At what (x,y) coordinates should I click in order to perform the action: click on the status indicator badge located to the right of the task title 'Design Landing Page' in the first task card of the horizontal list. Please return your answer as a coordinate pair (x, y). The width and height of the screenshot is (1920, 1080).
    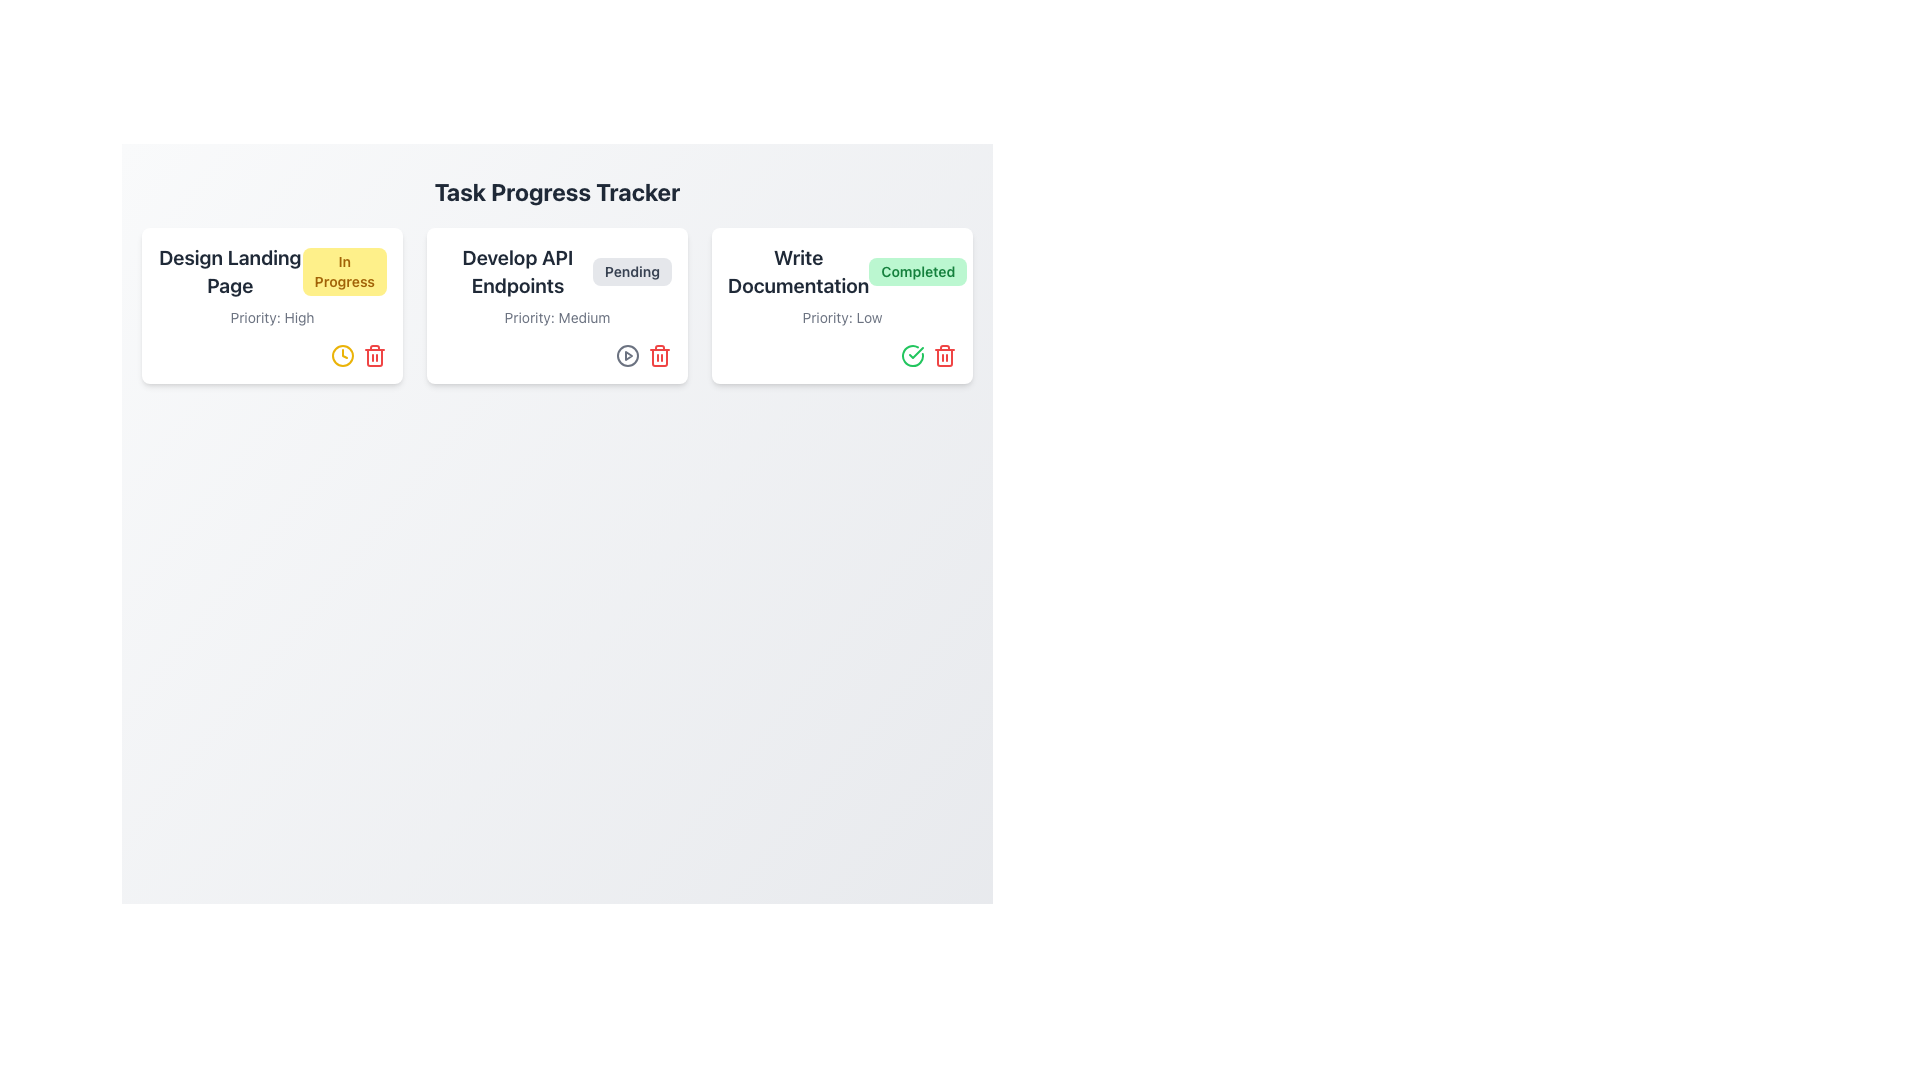
    Looking at the image, I should click on (344, 272).